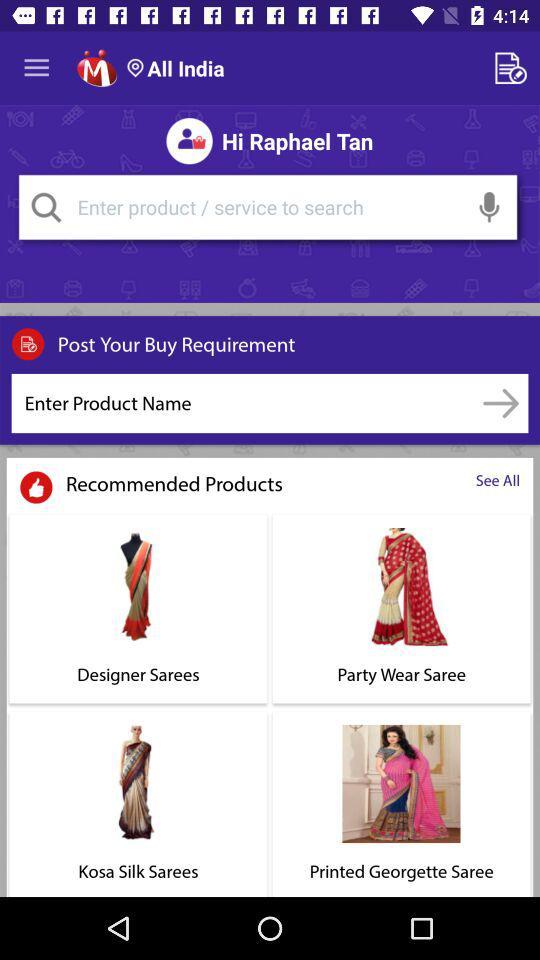 Image resolution: width=540 pixels, height=960 pixels. What do you see at coordinates (488, 207) in the screenshot?
I see `microphone` at bounding box center [488, 207].